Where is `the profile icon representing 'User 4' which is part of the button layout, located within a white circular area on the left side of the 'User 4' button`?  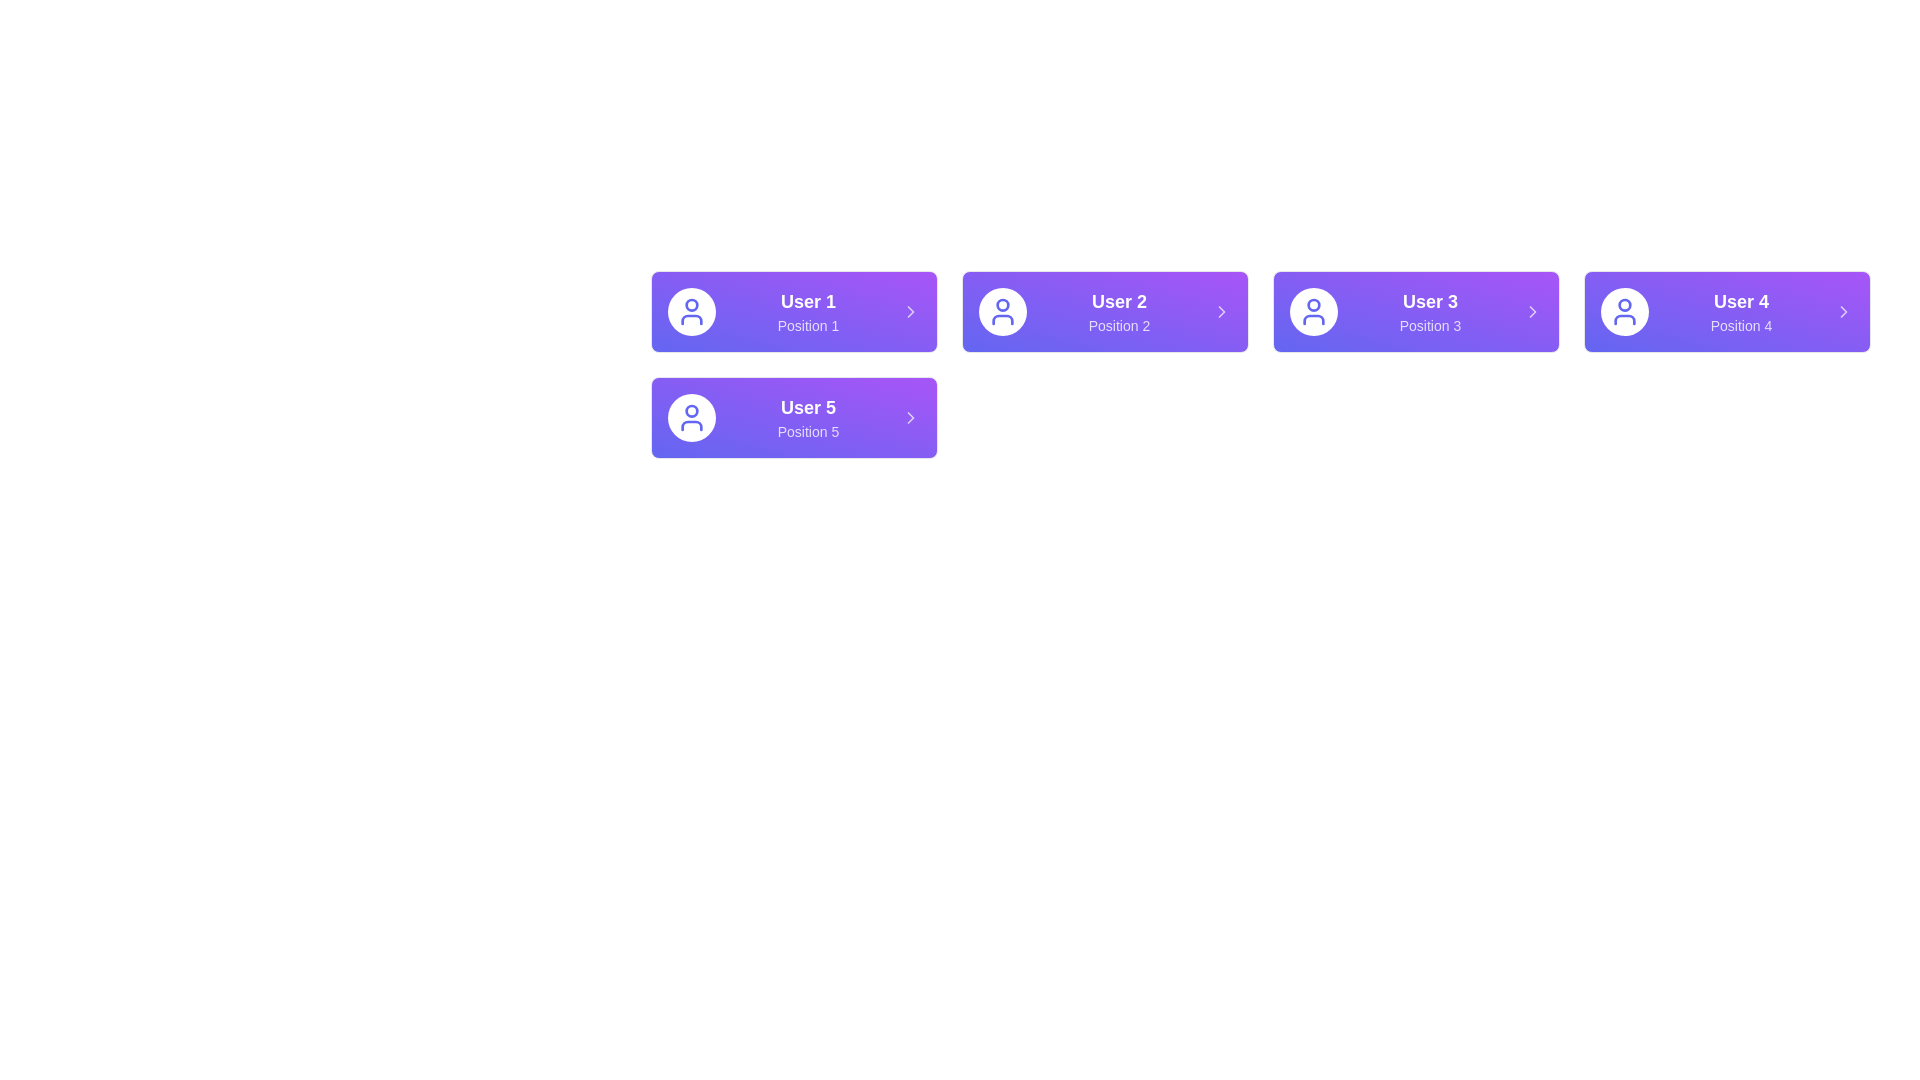
the profile icon representing 'User 4' which is part of the button layout, located within a white circular area on the left side of the 'User 4' button is located at coordinates (1625, 304).